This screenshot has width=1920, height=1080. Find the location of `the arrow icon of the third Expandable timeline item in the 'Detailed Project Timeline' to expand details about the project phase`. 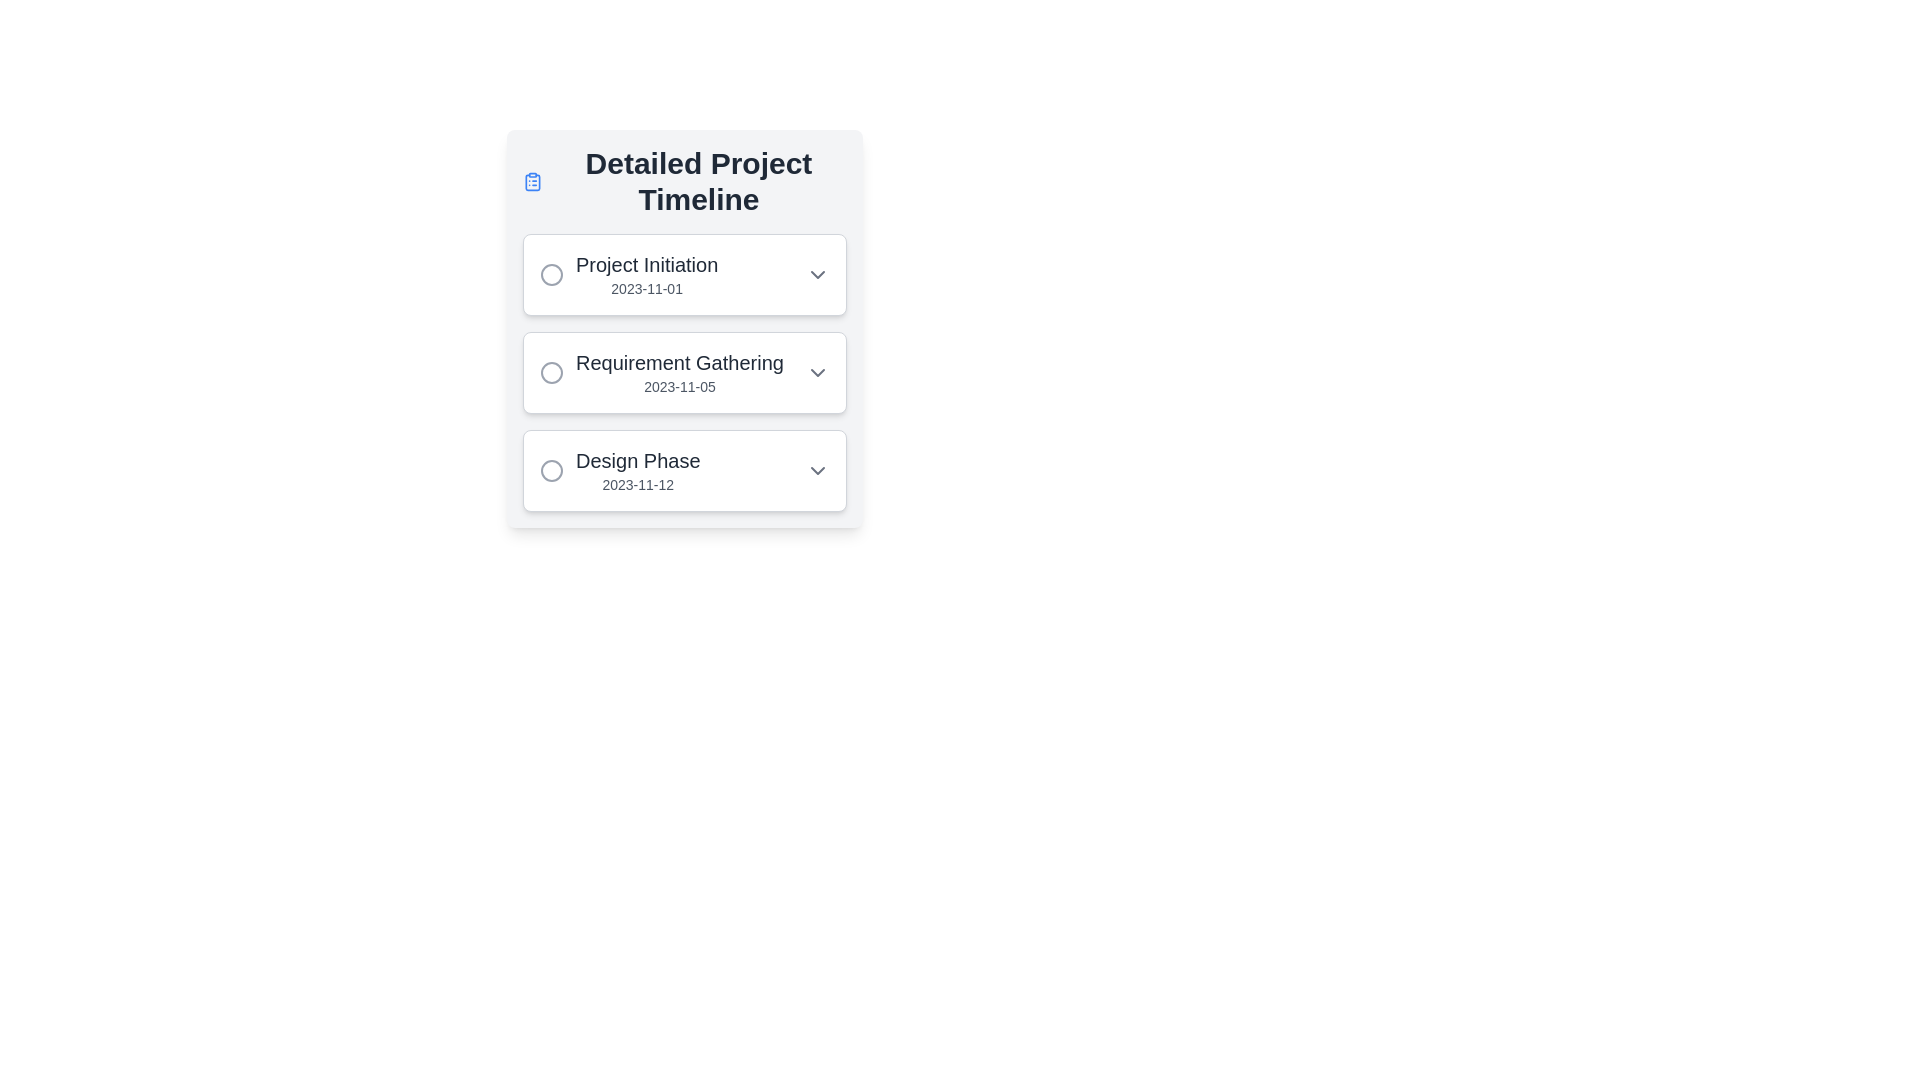

the arrow icon of the third Expandable timeline item in the 'Detailed Project Timeline' to expand details about the project phase is located at coordinates (685, 470).